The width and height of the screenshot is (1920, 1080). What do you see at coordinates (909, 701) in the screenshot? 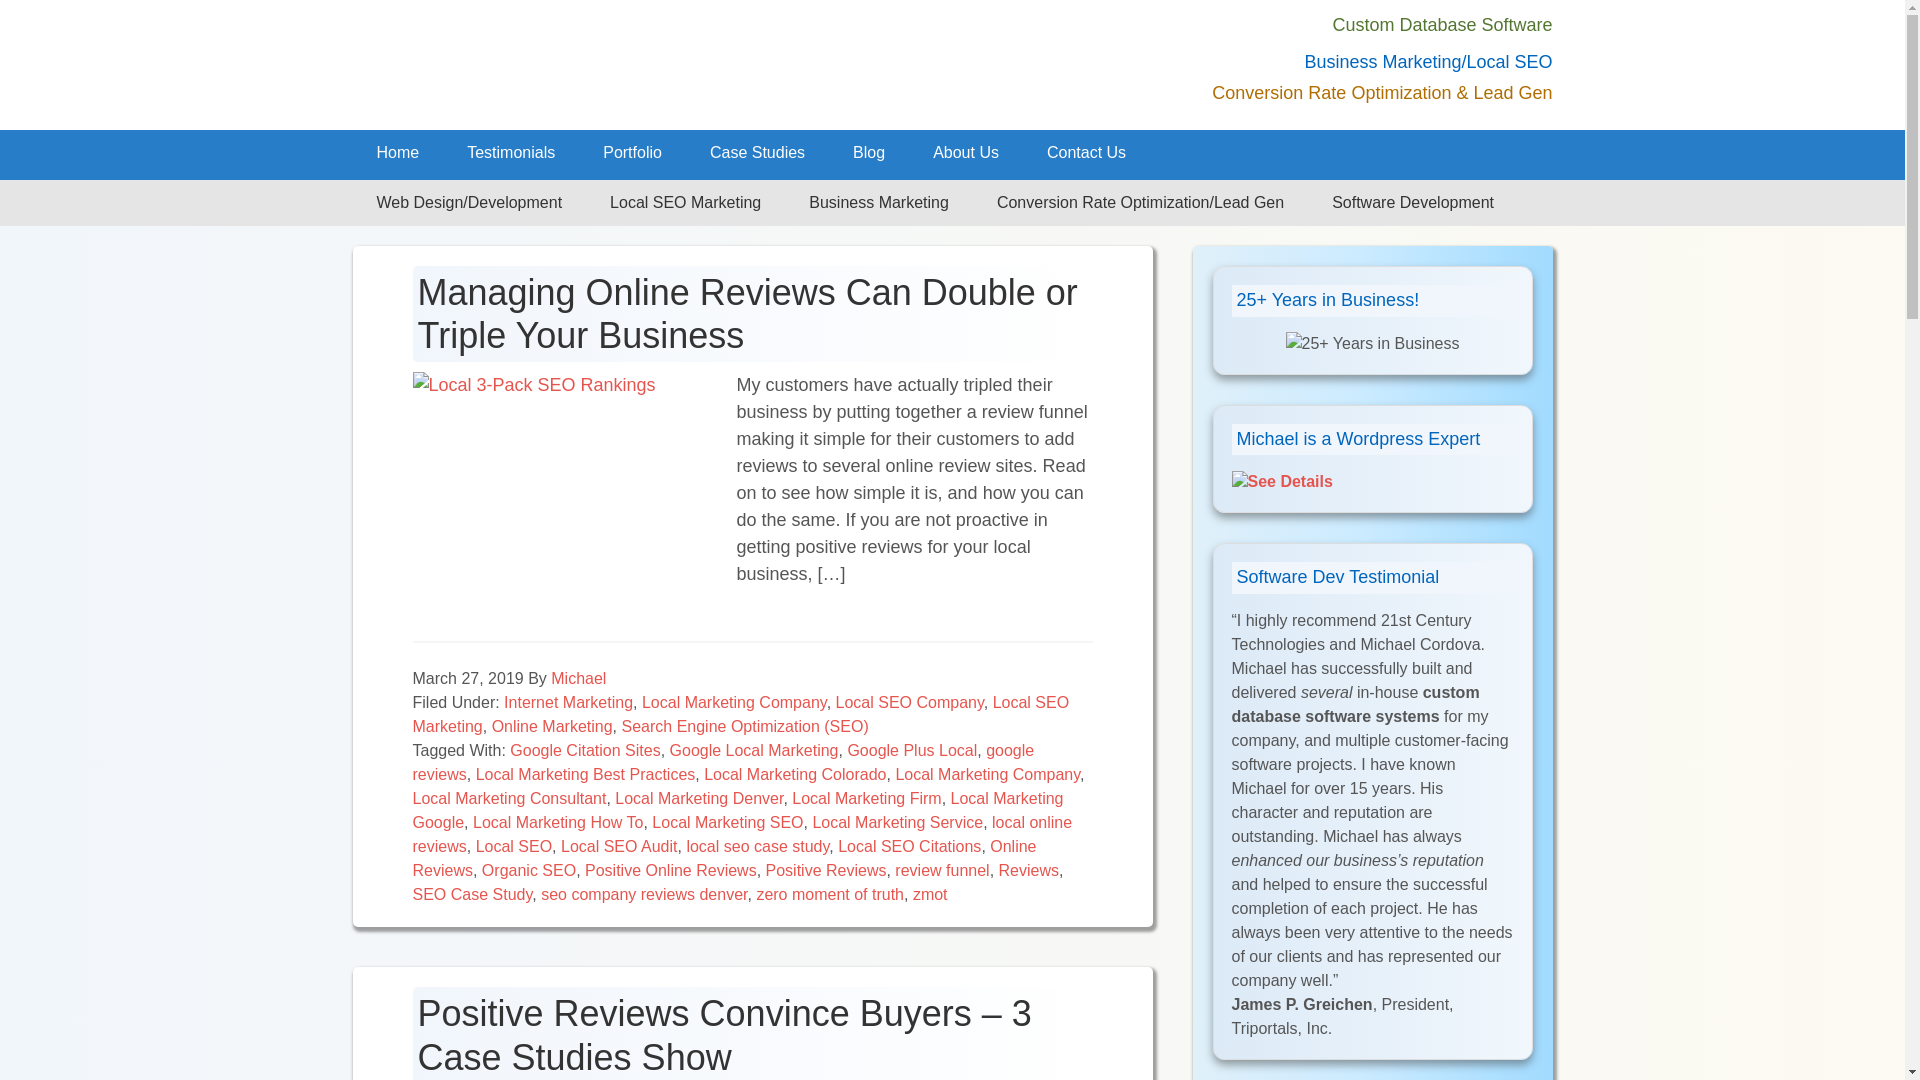
I see `'Local SEO Company'` at bounding box center [909, 701].